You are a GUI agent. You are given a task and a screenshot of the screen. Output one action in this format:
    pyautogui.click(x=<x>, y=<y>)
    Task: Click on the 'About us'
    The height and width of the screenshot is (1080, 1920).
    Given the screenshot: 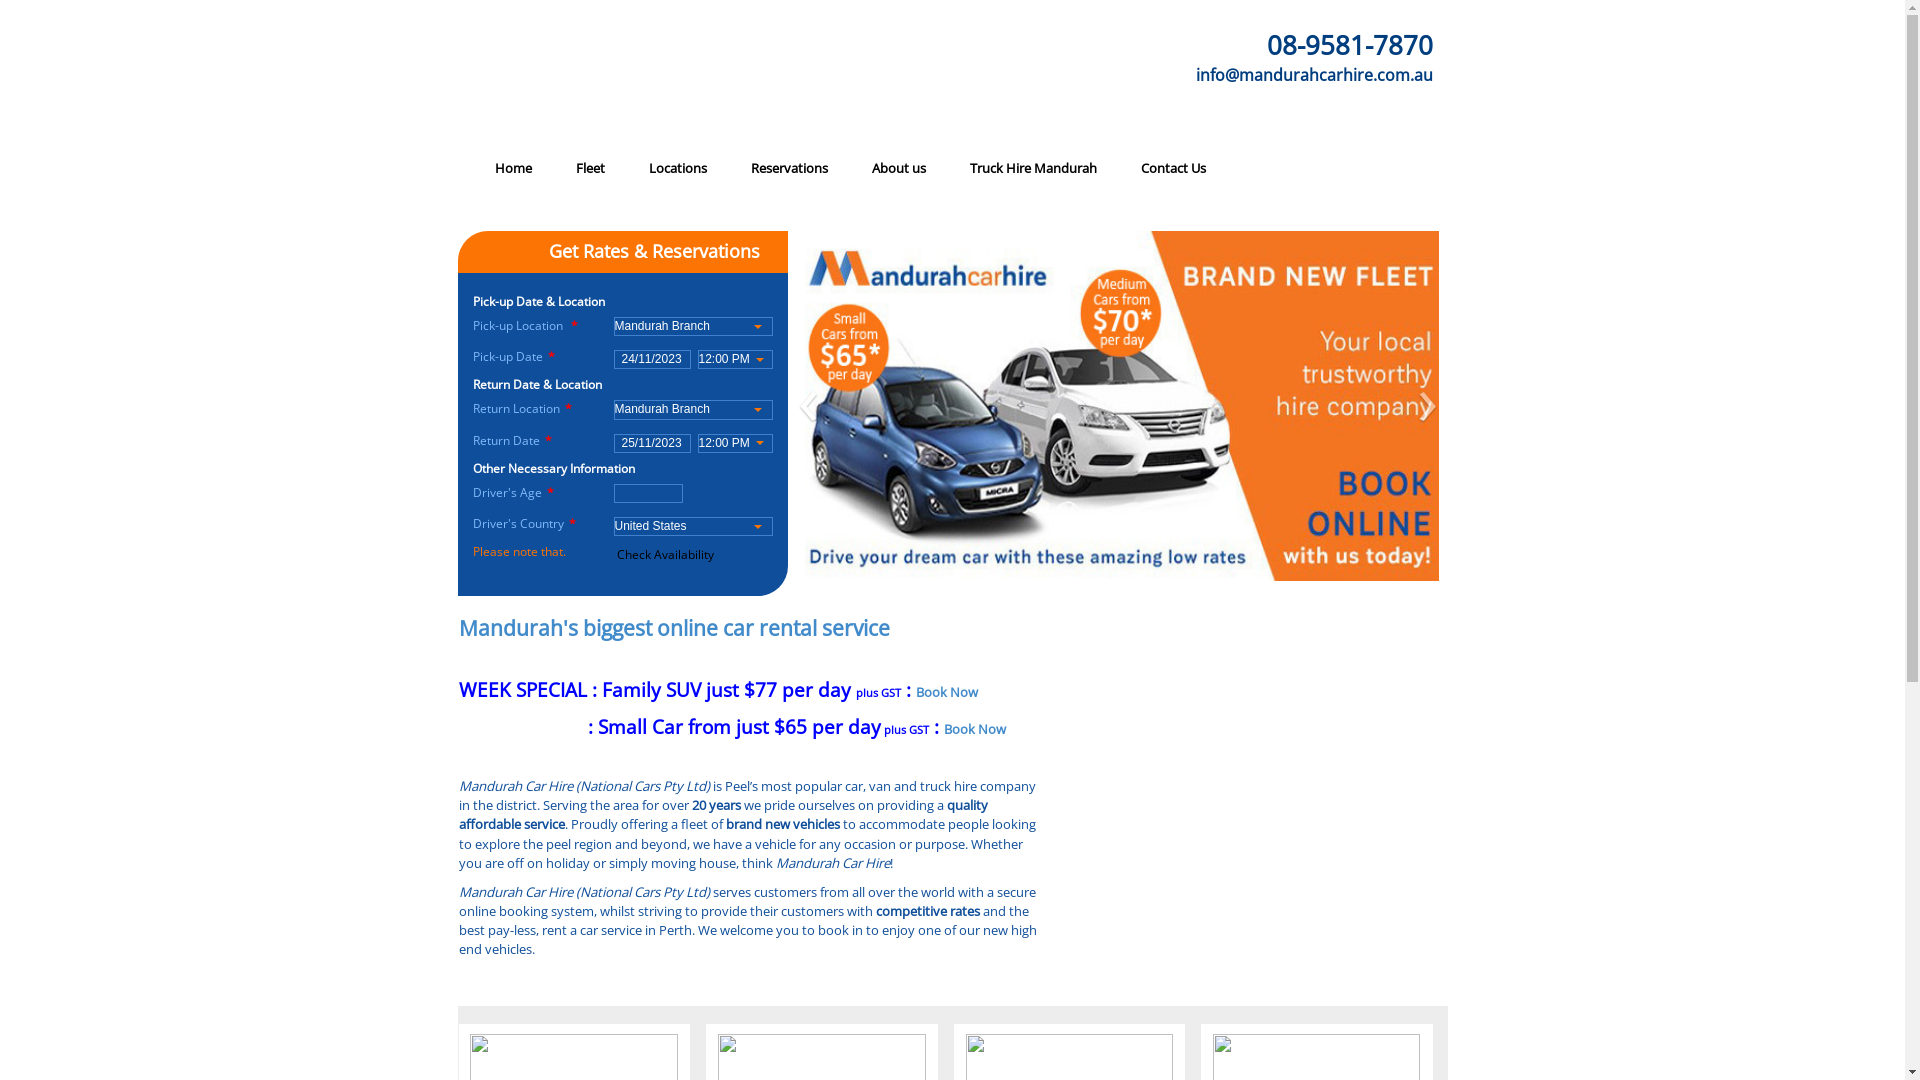 What is the action you would take?
    pyautogui.click(x=897, y=167)
    